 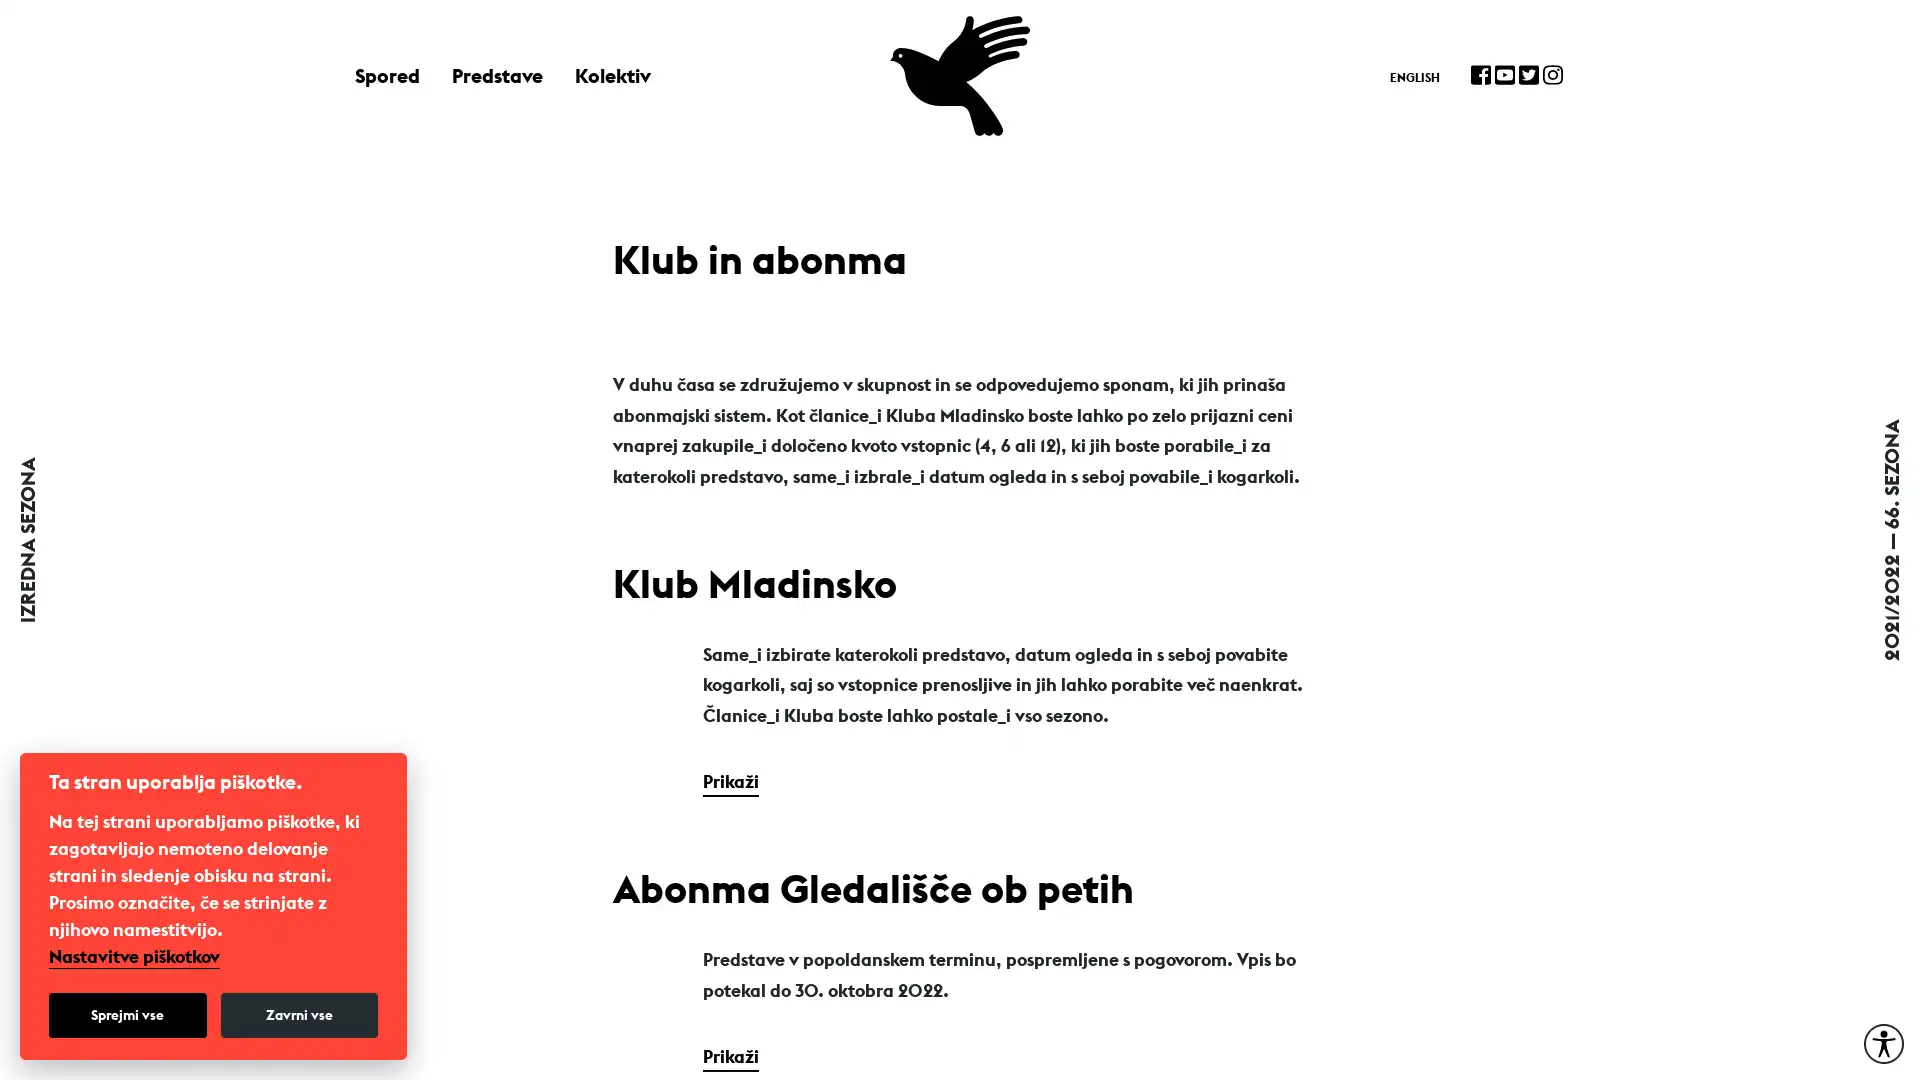 I want to click on Zavrni vse, so click(x=297, y=1014).